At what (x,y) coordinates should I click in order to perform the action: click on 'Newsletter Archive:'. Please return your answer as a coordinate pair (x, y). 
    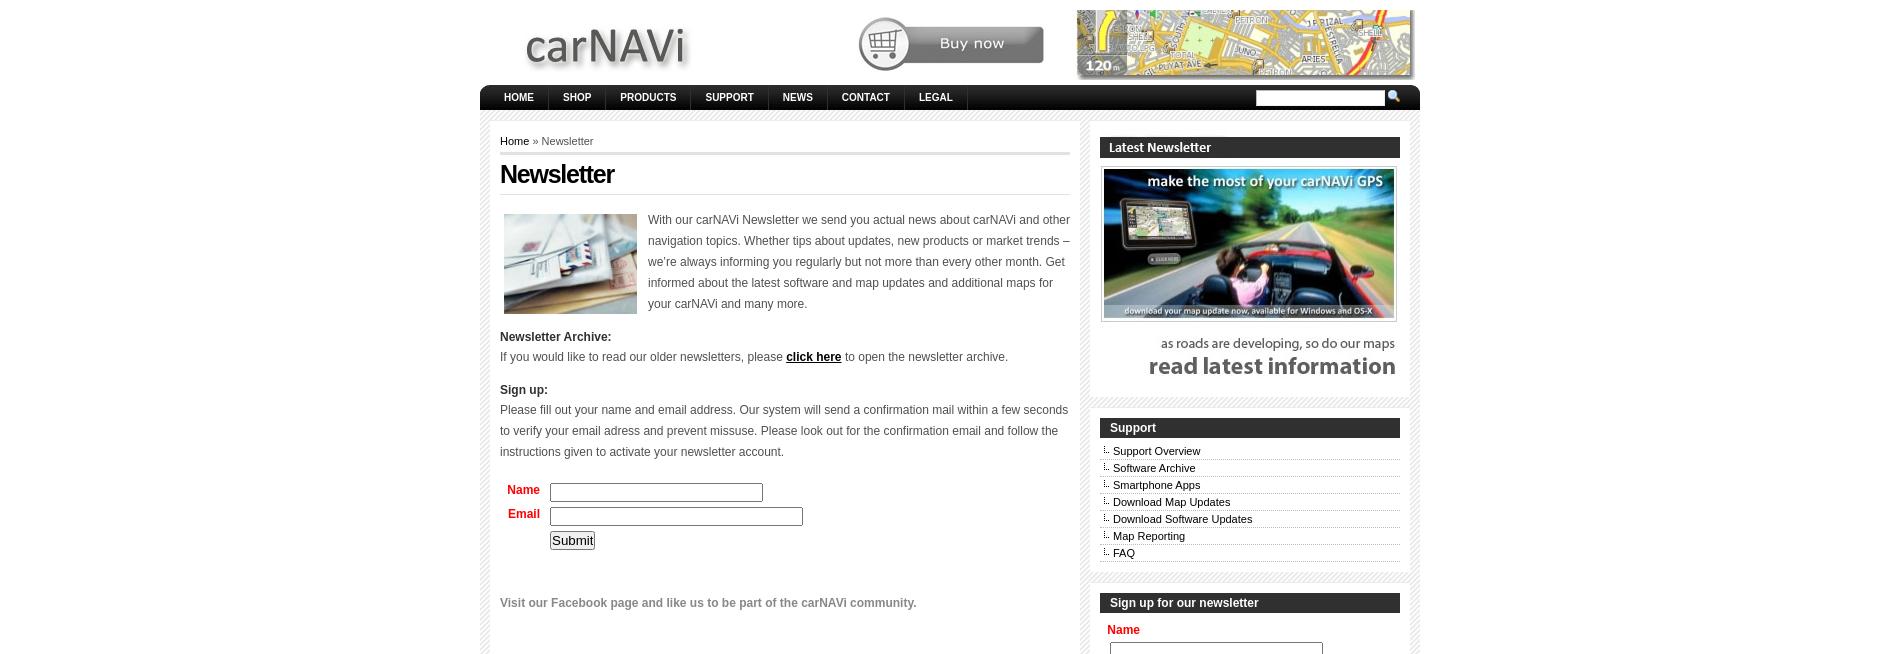
    Looking at the image, I should click on (555, 336).